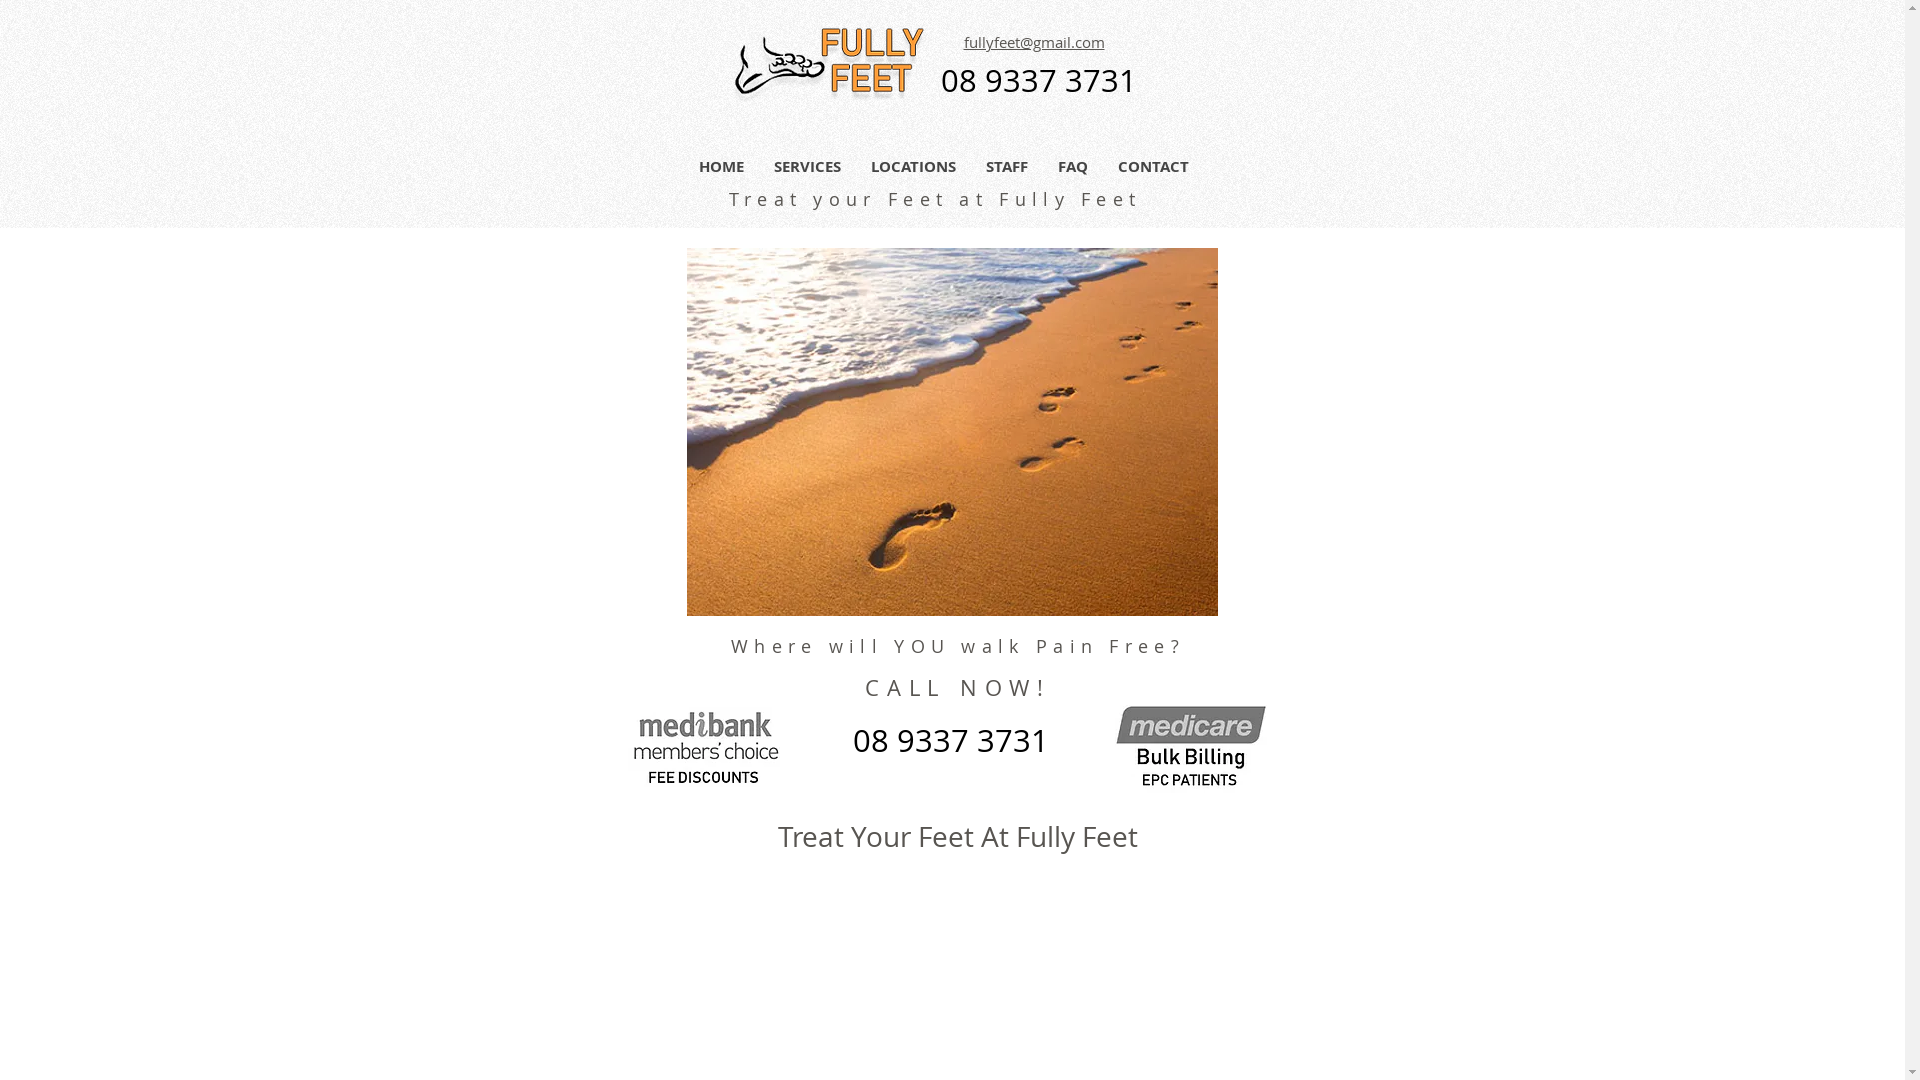 Image resolution: width=1920 pixels, height=1080 pixels. Describe the element at coordinates (1034, 43) in the screenshot. I see `'fullyfeet@gmail.com'` at that location.